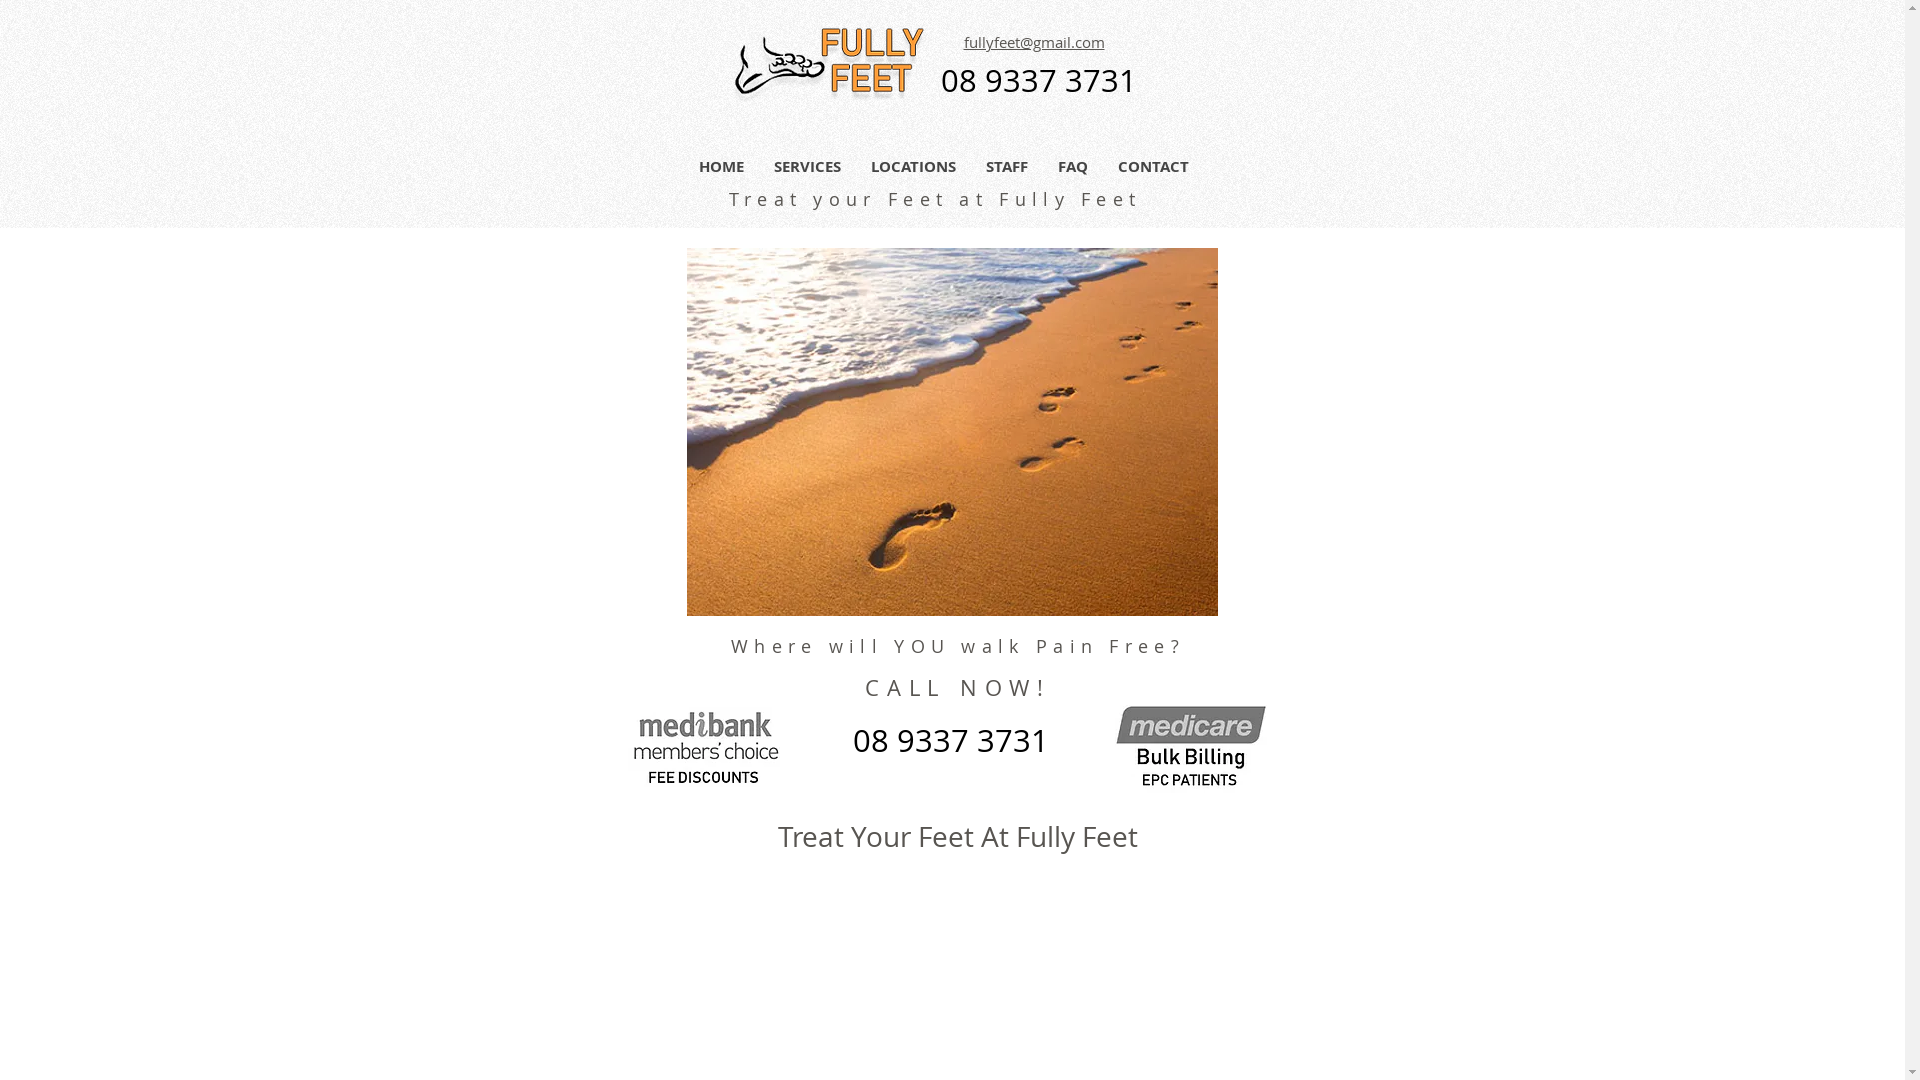 Image resolution: width=1920 pixels, height=1080 pixels. Describe the element at coordinates (1034, 43) in the screenshot. I see `'fullyfeet@gmail.com'` at that location.